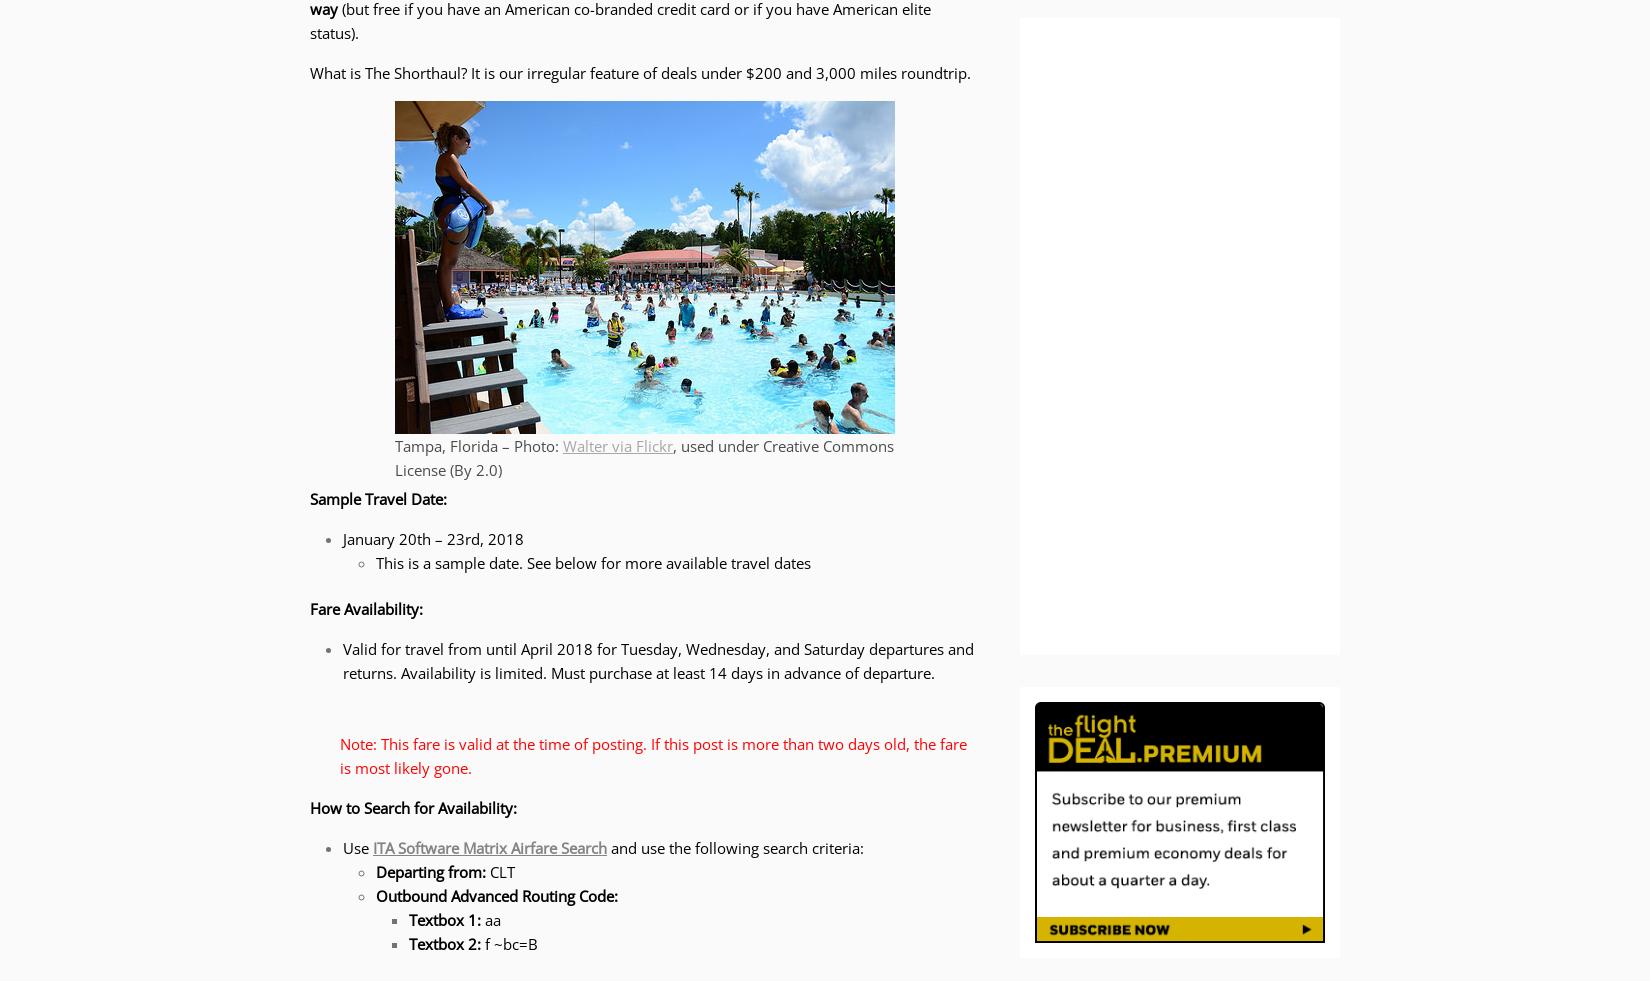  What do you see at coordinates (445, 943) in the screenshot?
I see `'Textbox 2:'` at bounding box center [445, 943].